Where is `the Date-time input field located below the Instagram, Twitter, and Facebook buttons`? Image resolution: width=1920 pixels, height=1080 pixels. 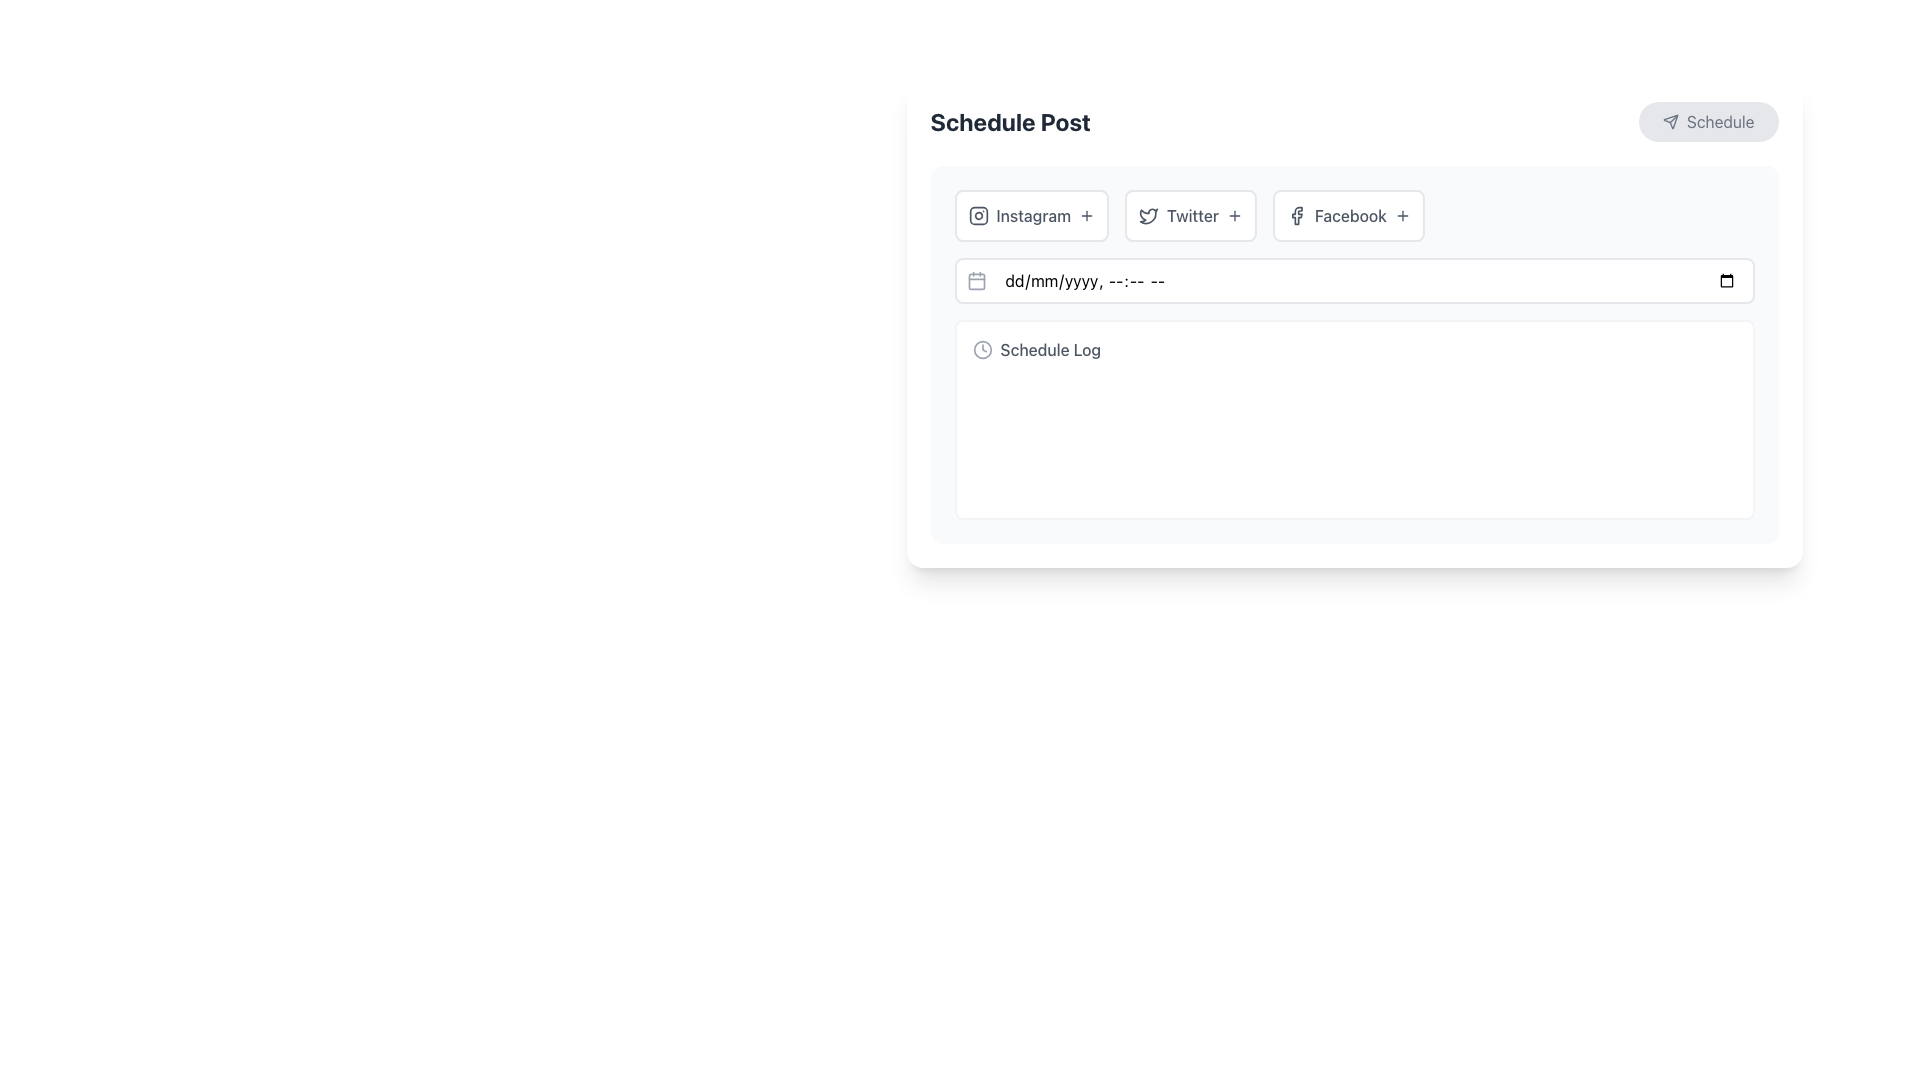 the Date-time input field located below the Instagram, Twitter, and Facebook buttons is located at coordinates (1354, 281).